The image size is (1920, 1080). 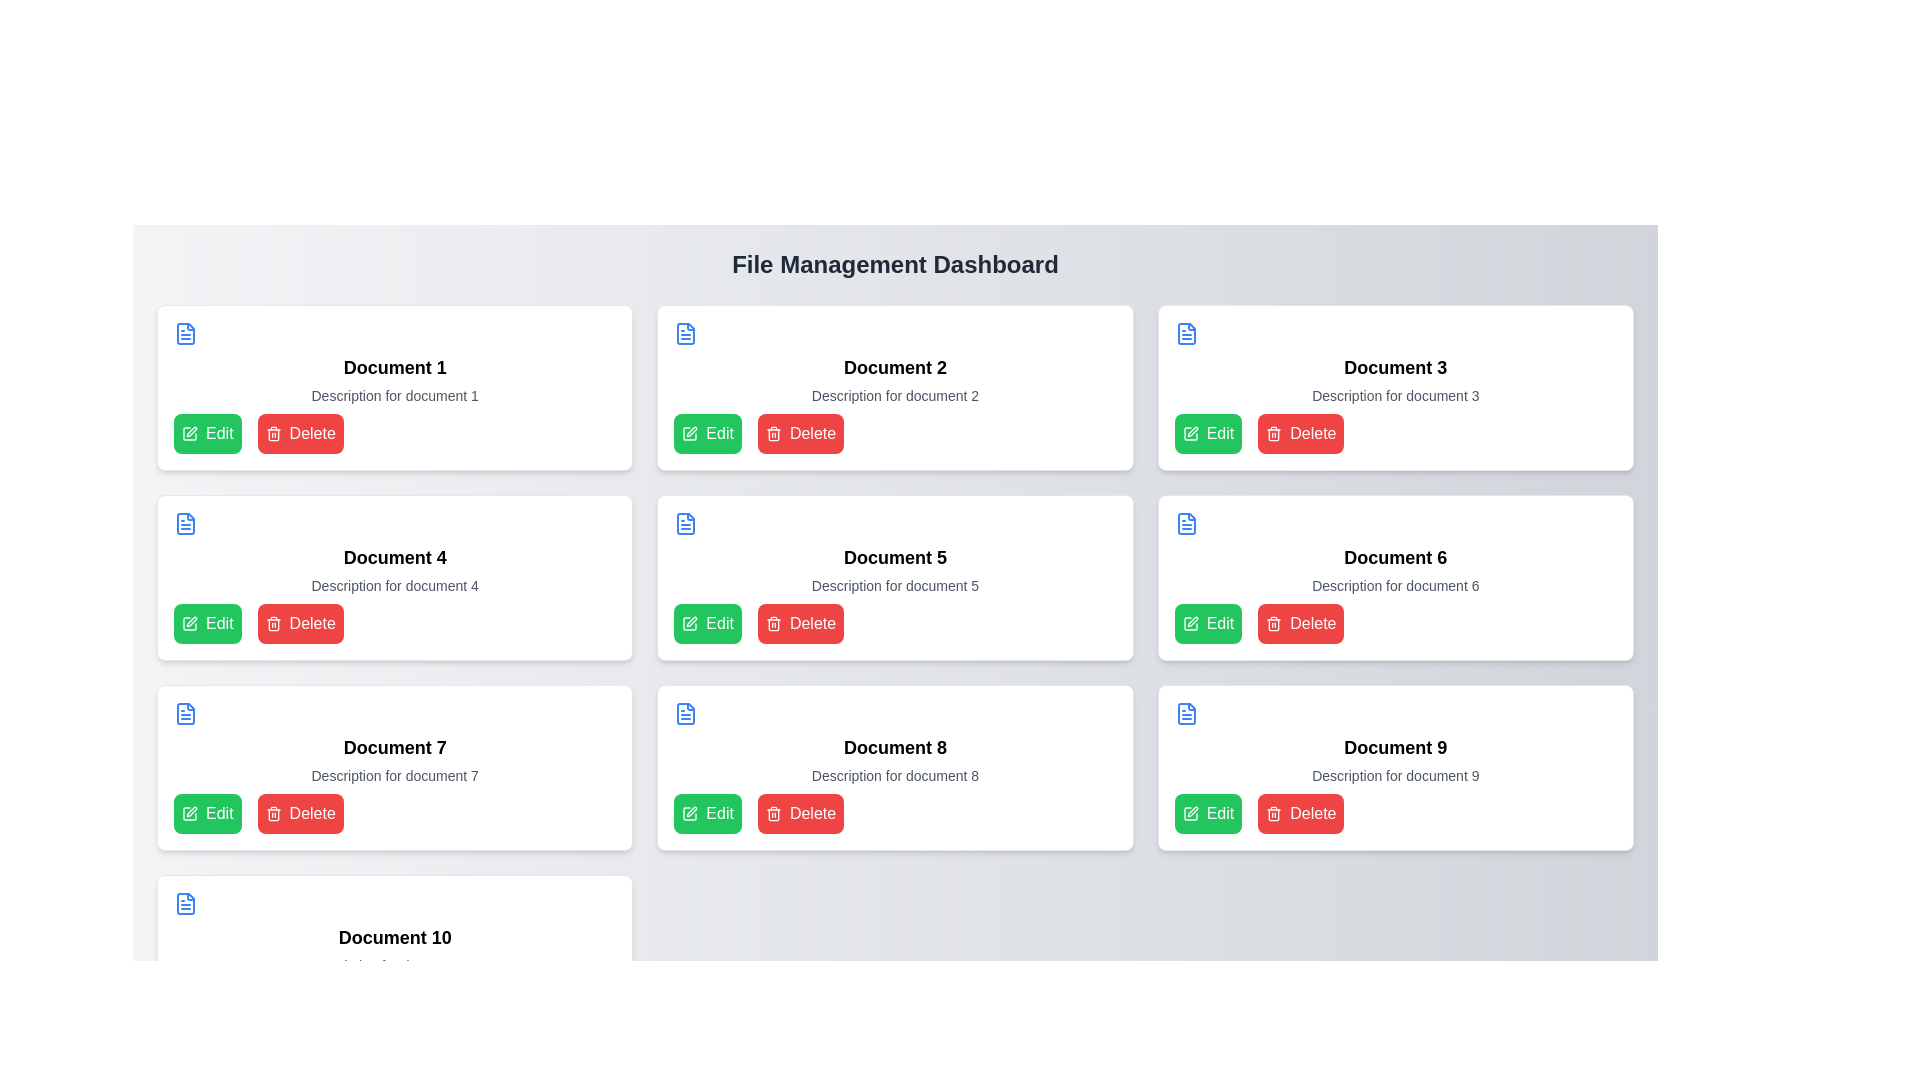 What do you see at coordinates (686, 523) in the screenshot?
I see `the document icon component located in the 'Document 5' card, which is the primary rectangular shape in the icon's construction` at bounding box center [686, 523].